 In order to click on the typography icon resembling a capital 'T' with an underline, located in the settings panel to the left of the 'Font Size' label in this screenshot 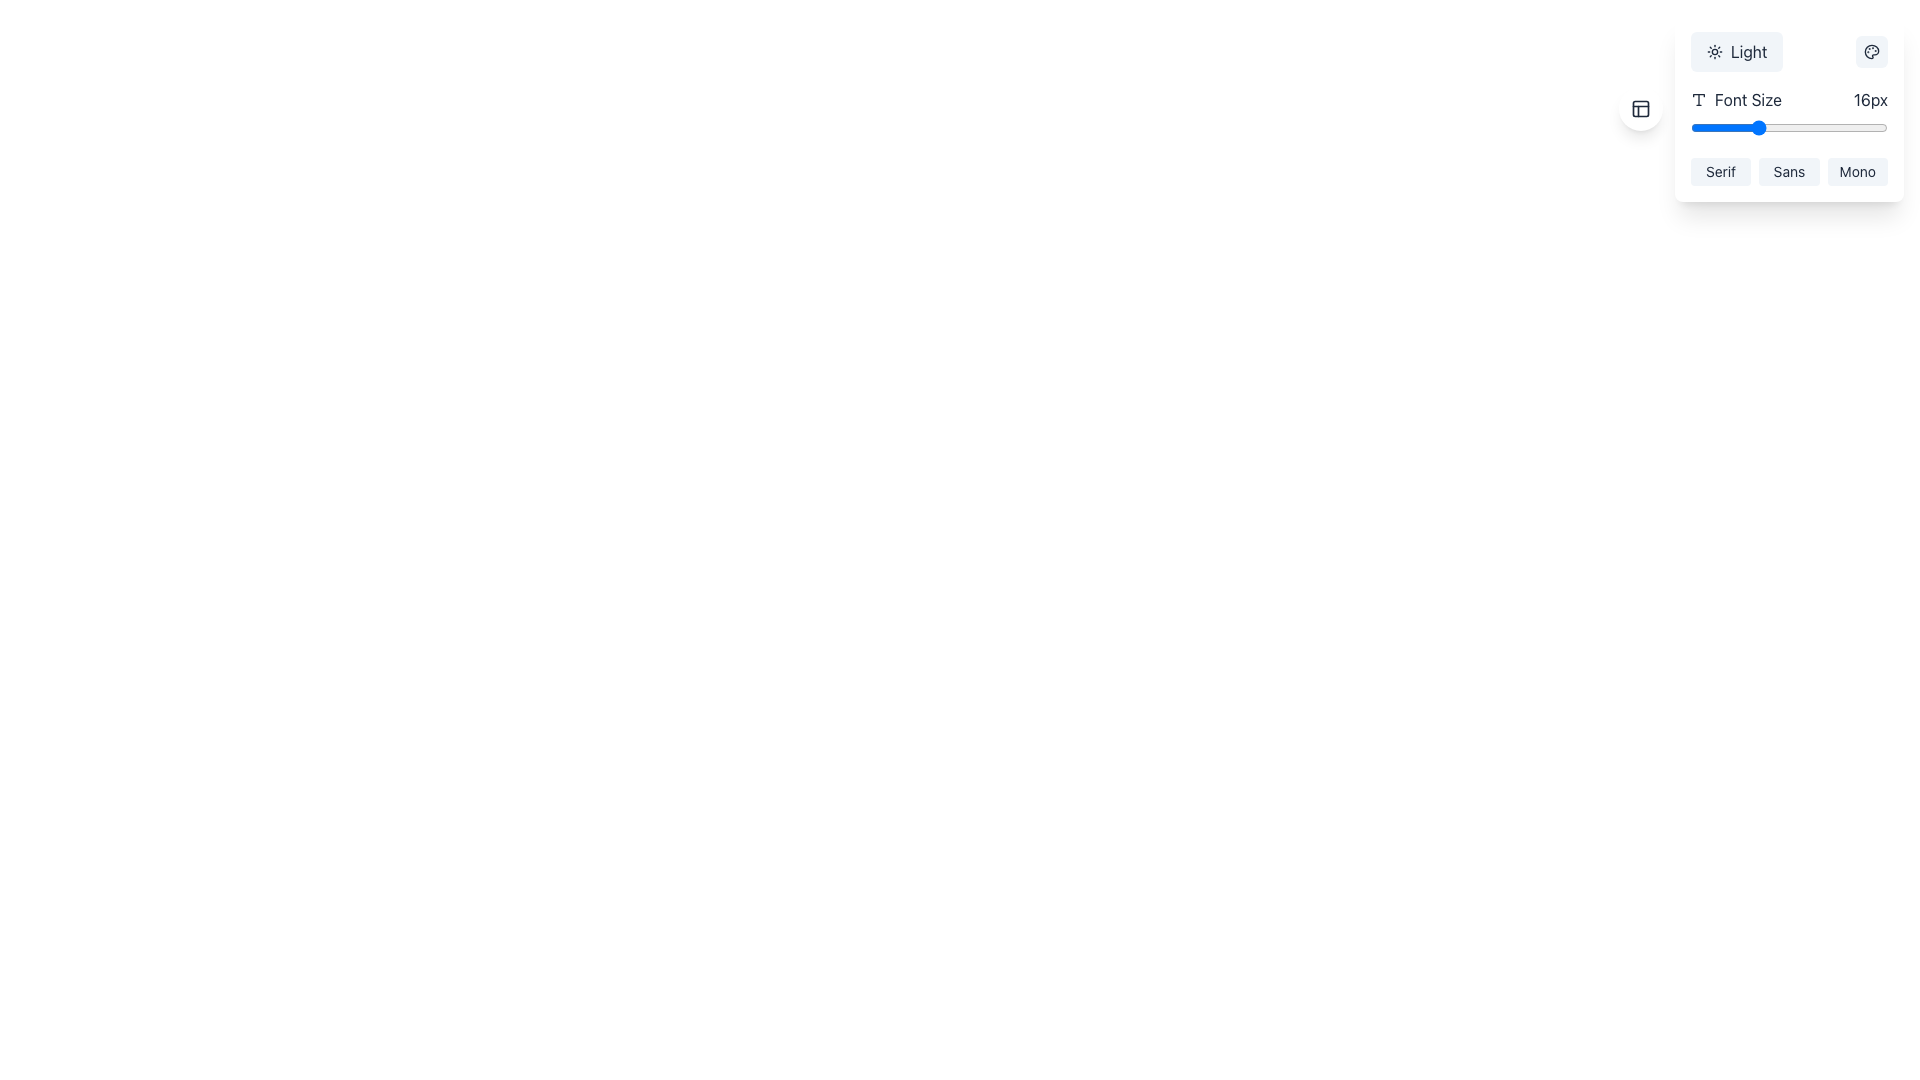, I will do `click(1698, 100)`.